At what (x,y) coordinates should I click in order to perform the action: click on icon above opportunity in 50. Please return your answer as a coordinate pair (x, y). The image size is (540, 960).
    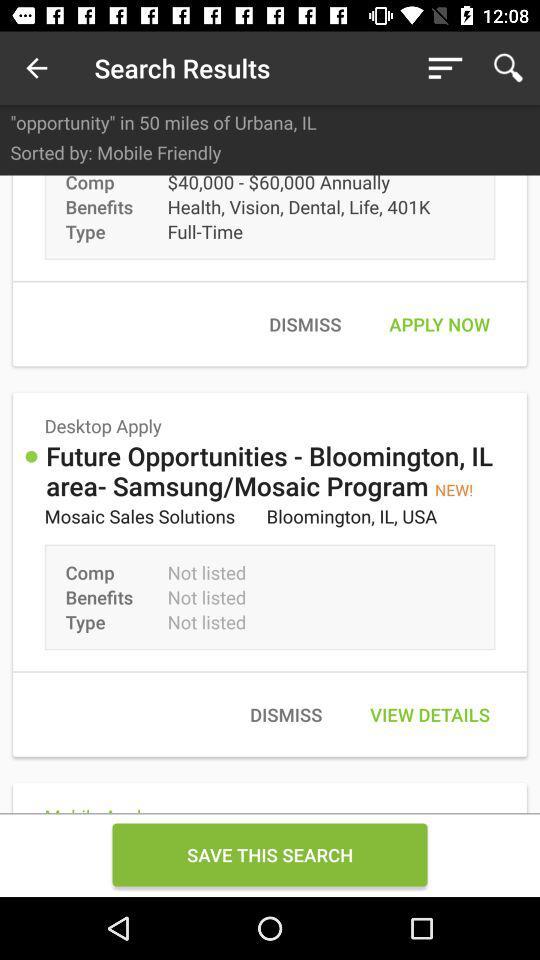
    Looking at the image, I should click on (445, 68).